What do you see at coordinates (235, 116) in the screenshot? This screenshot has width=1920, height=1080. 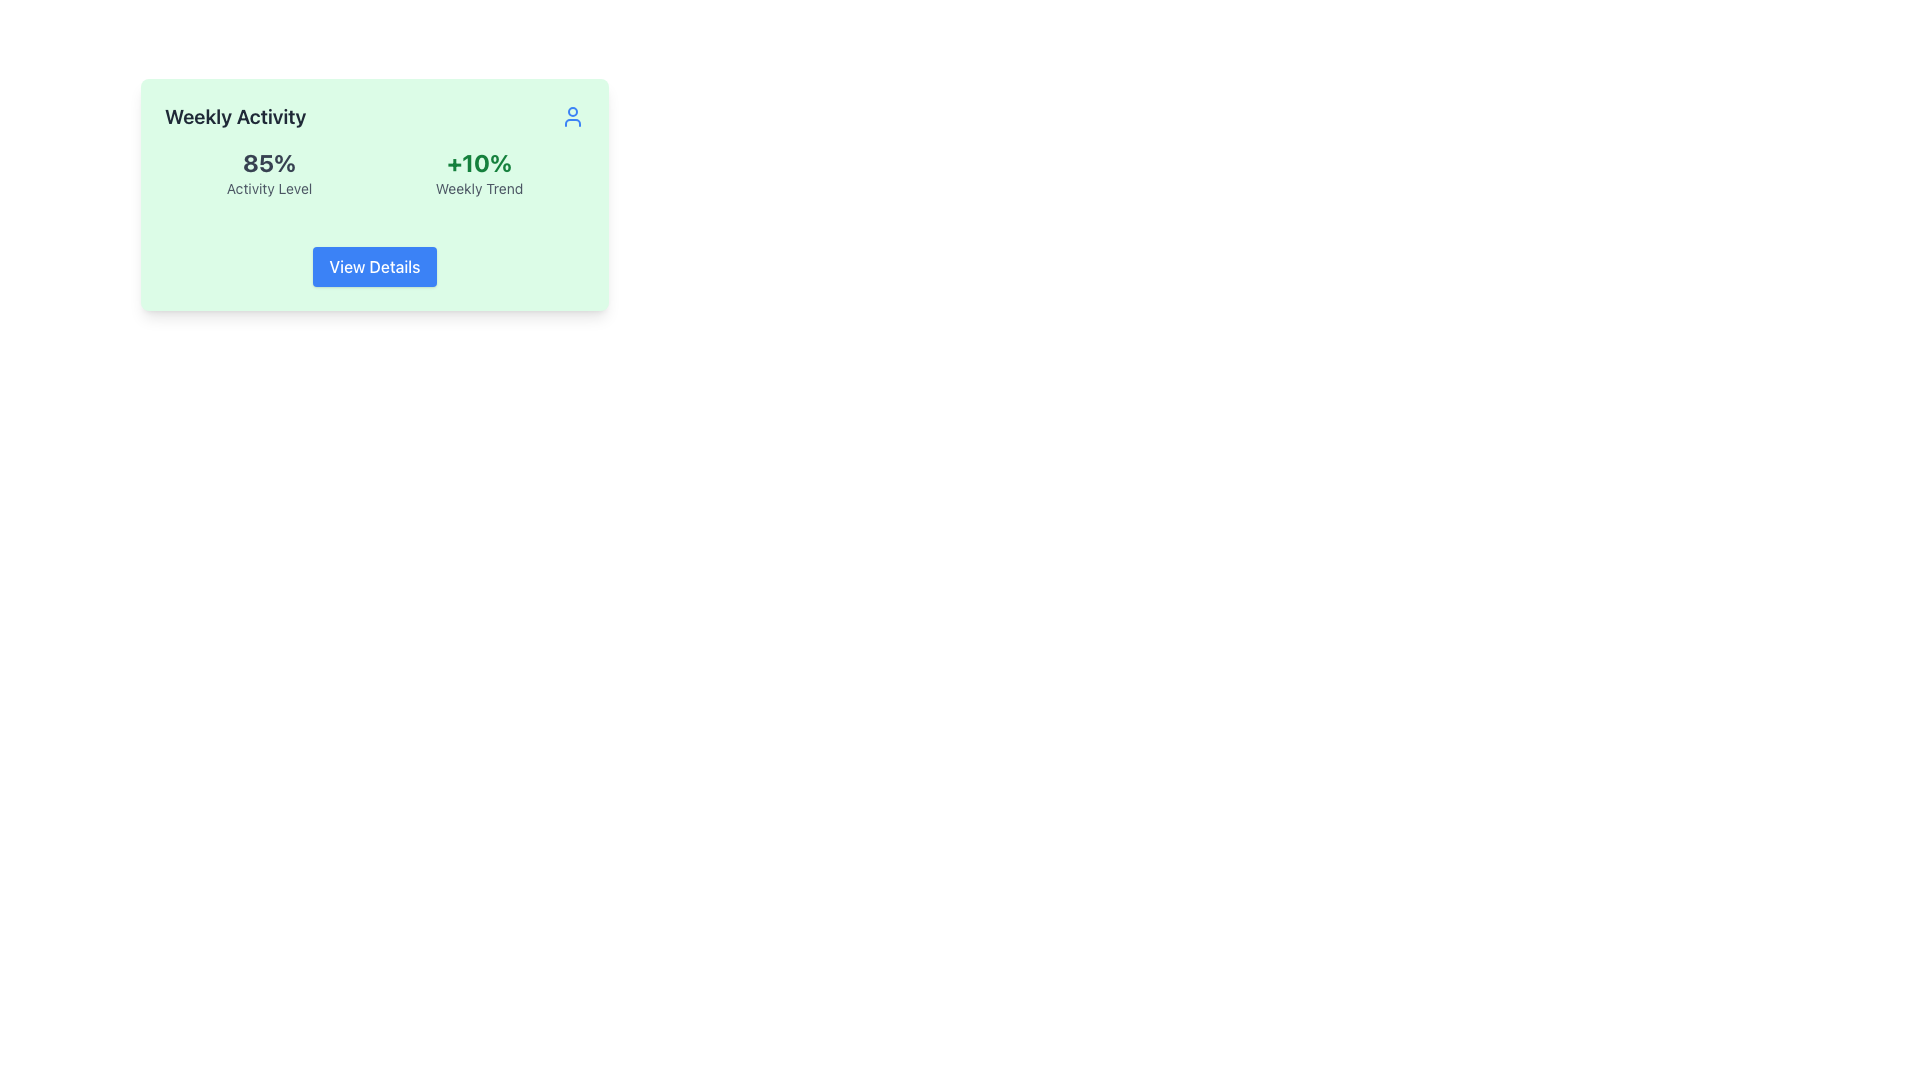 I see `text displayed as 'Weekly Activity', which is a large, bold heading in dark gray color located at the top-left corner of a light green card-like section` at bounding box center [235, 116].